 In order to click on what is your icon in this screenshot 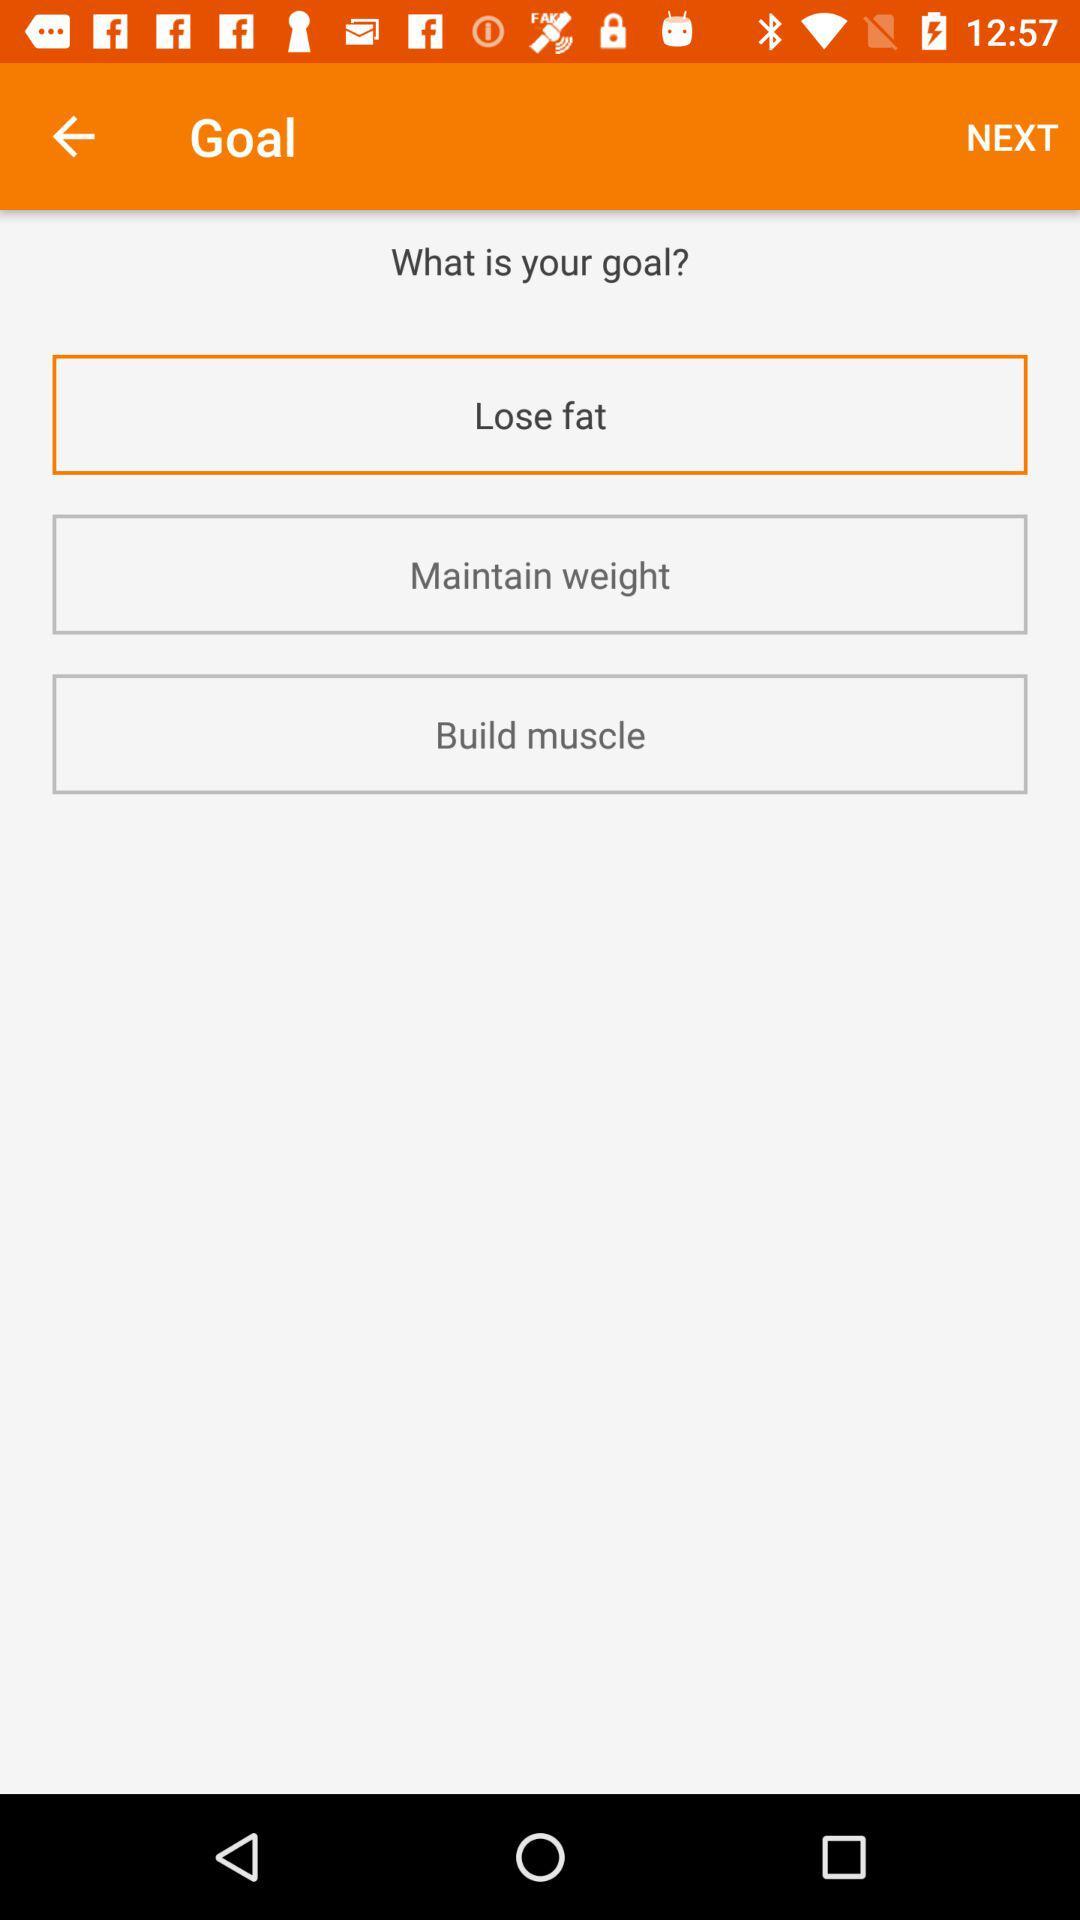, I will do `click(540, 259)`.